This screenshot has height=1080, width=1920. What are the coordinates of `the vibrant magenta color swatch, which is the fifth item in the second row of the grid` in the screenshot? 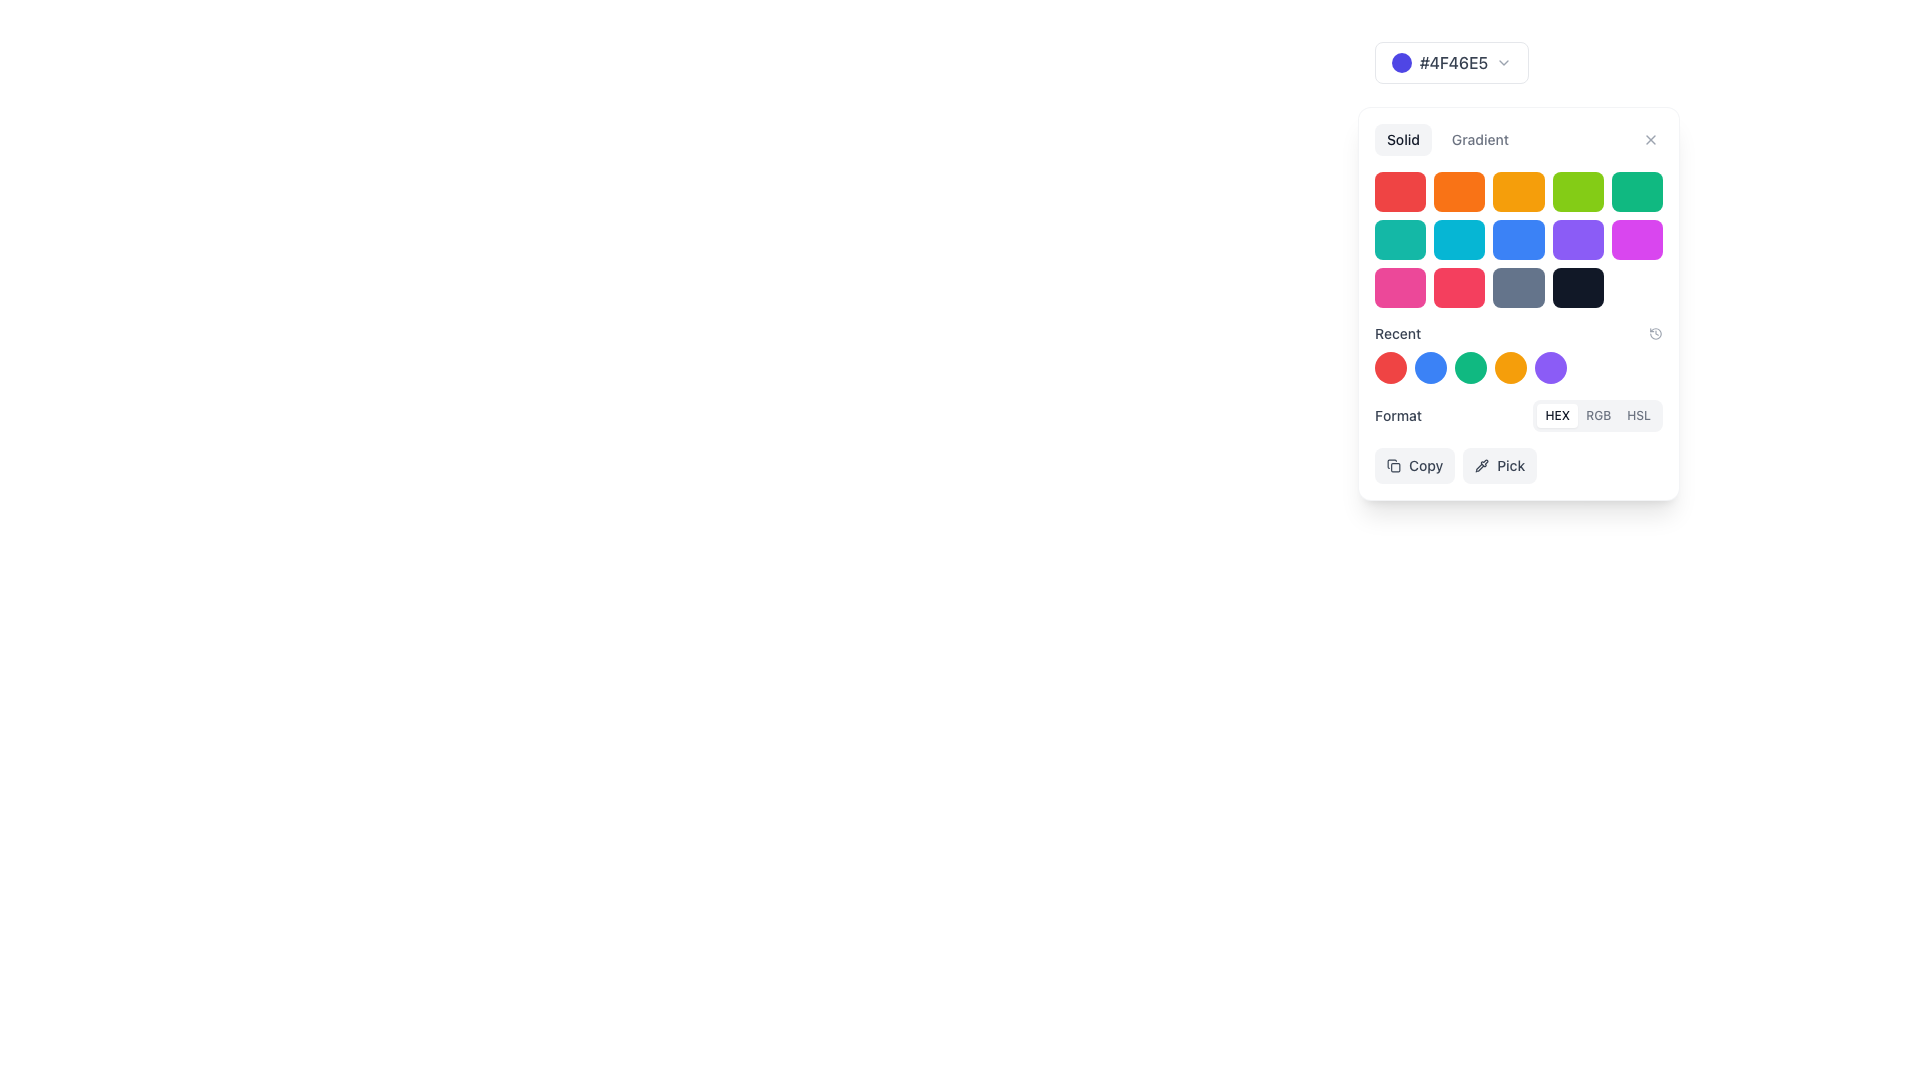 It's located at (1637, 238).